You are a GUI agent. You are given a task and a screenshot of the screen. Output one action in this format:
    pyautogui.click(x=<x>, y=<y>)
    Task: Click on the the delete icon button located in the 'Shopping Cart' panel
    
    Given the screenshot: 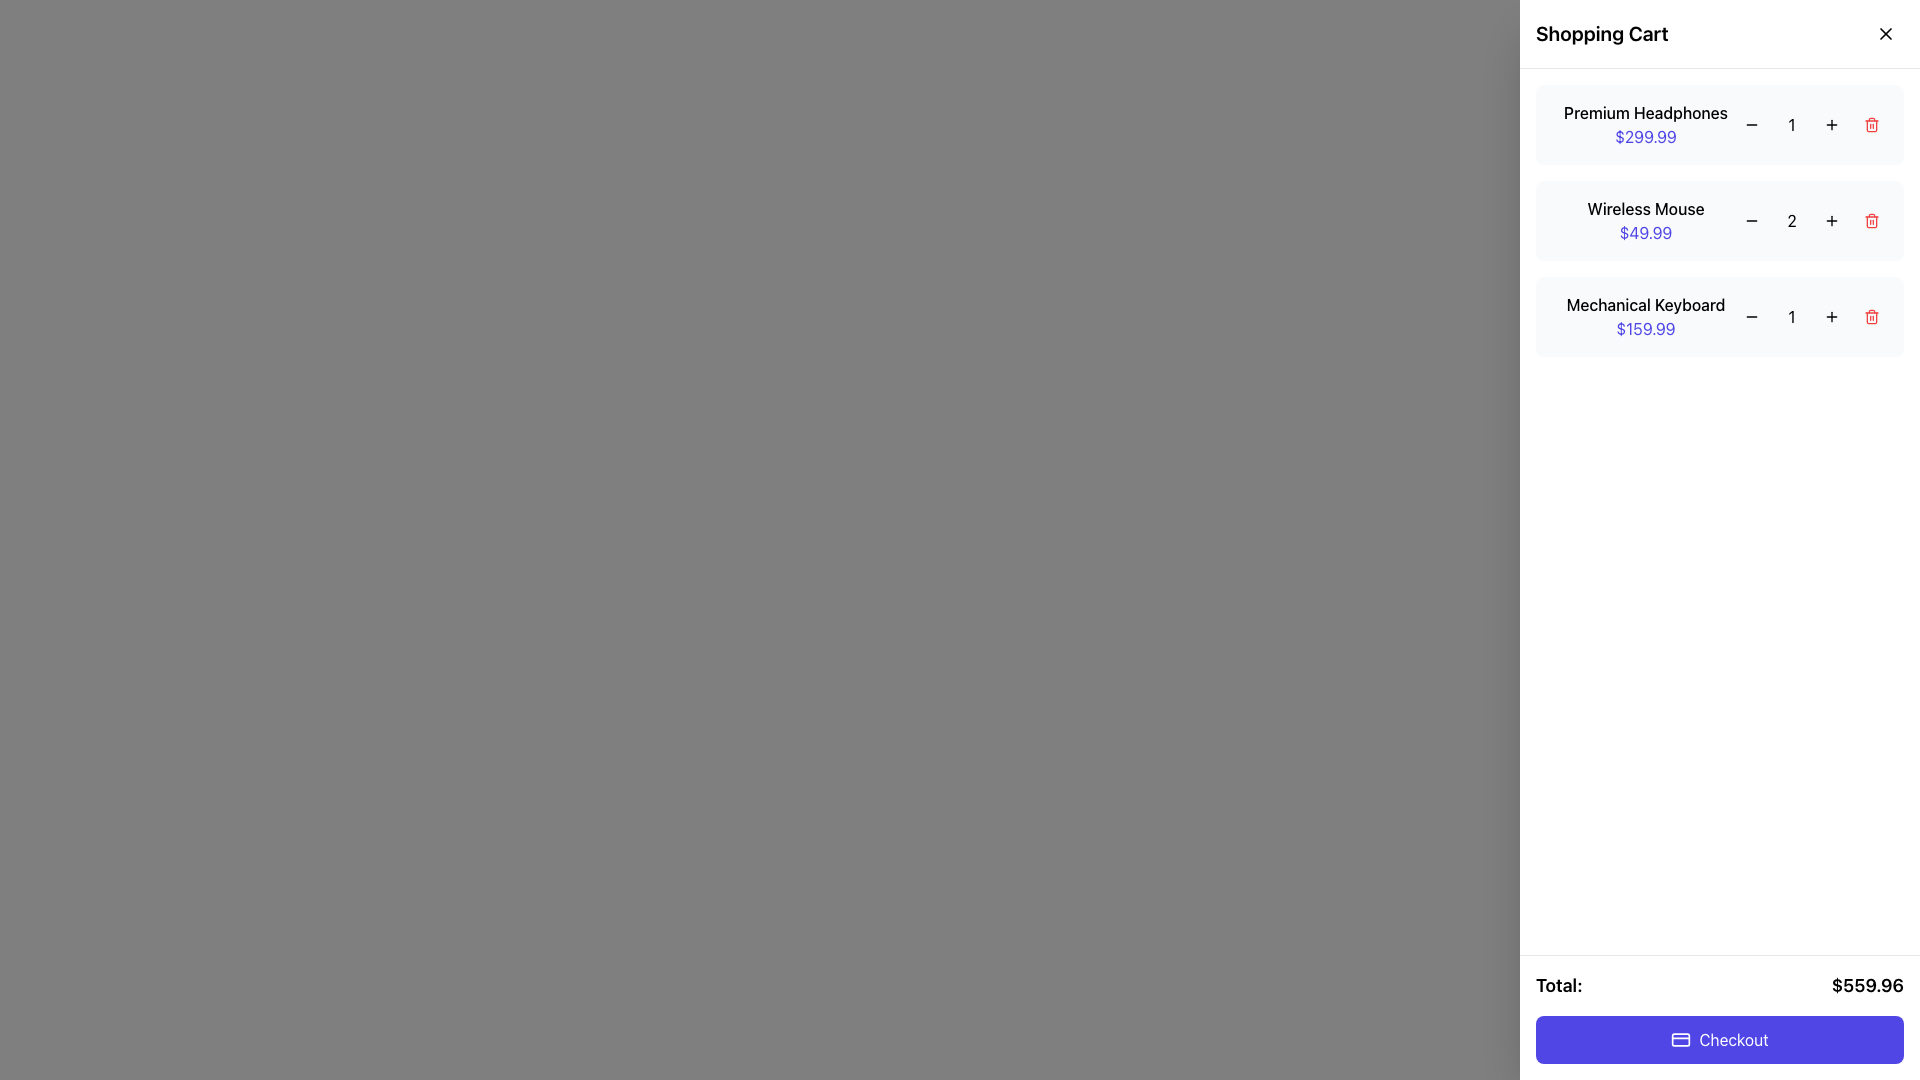 What is the action you would take?
    pyautogui.click(x=1871, y=124)
    